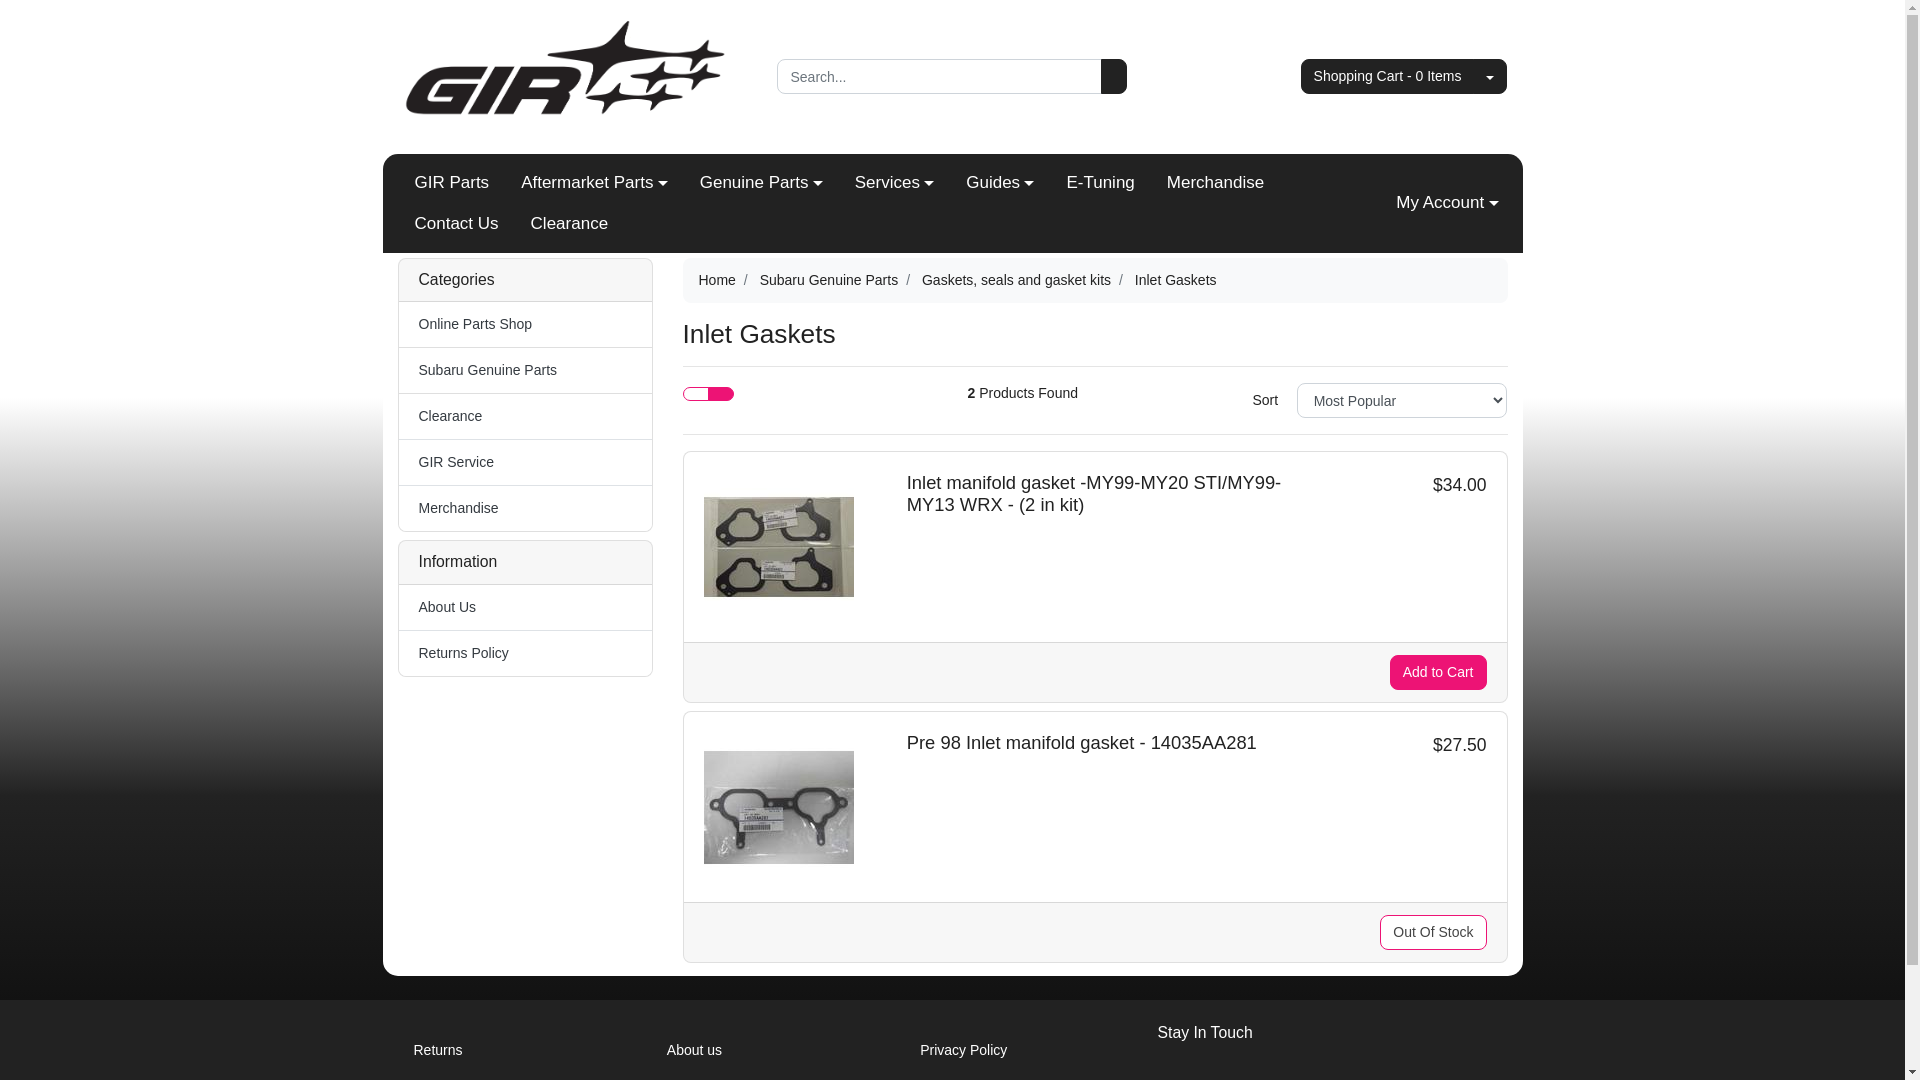  What do you see at coordinates (524, 323) in the screenshot?
I see `'Online Parts Shop'` at bounding box center [524, 323].